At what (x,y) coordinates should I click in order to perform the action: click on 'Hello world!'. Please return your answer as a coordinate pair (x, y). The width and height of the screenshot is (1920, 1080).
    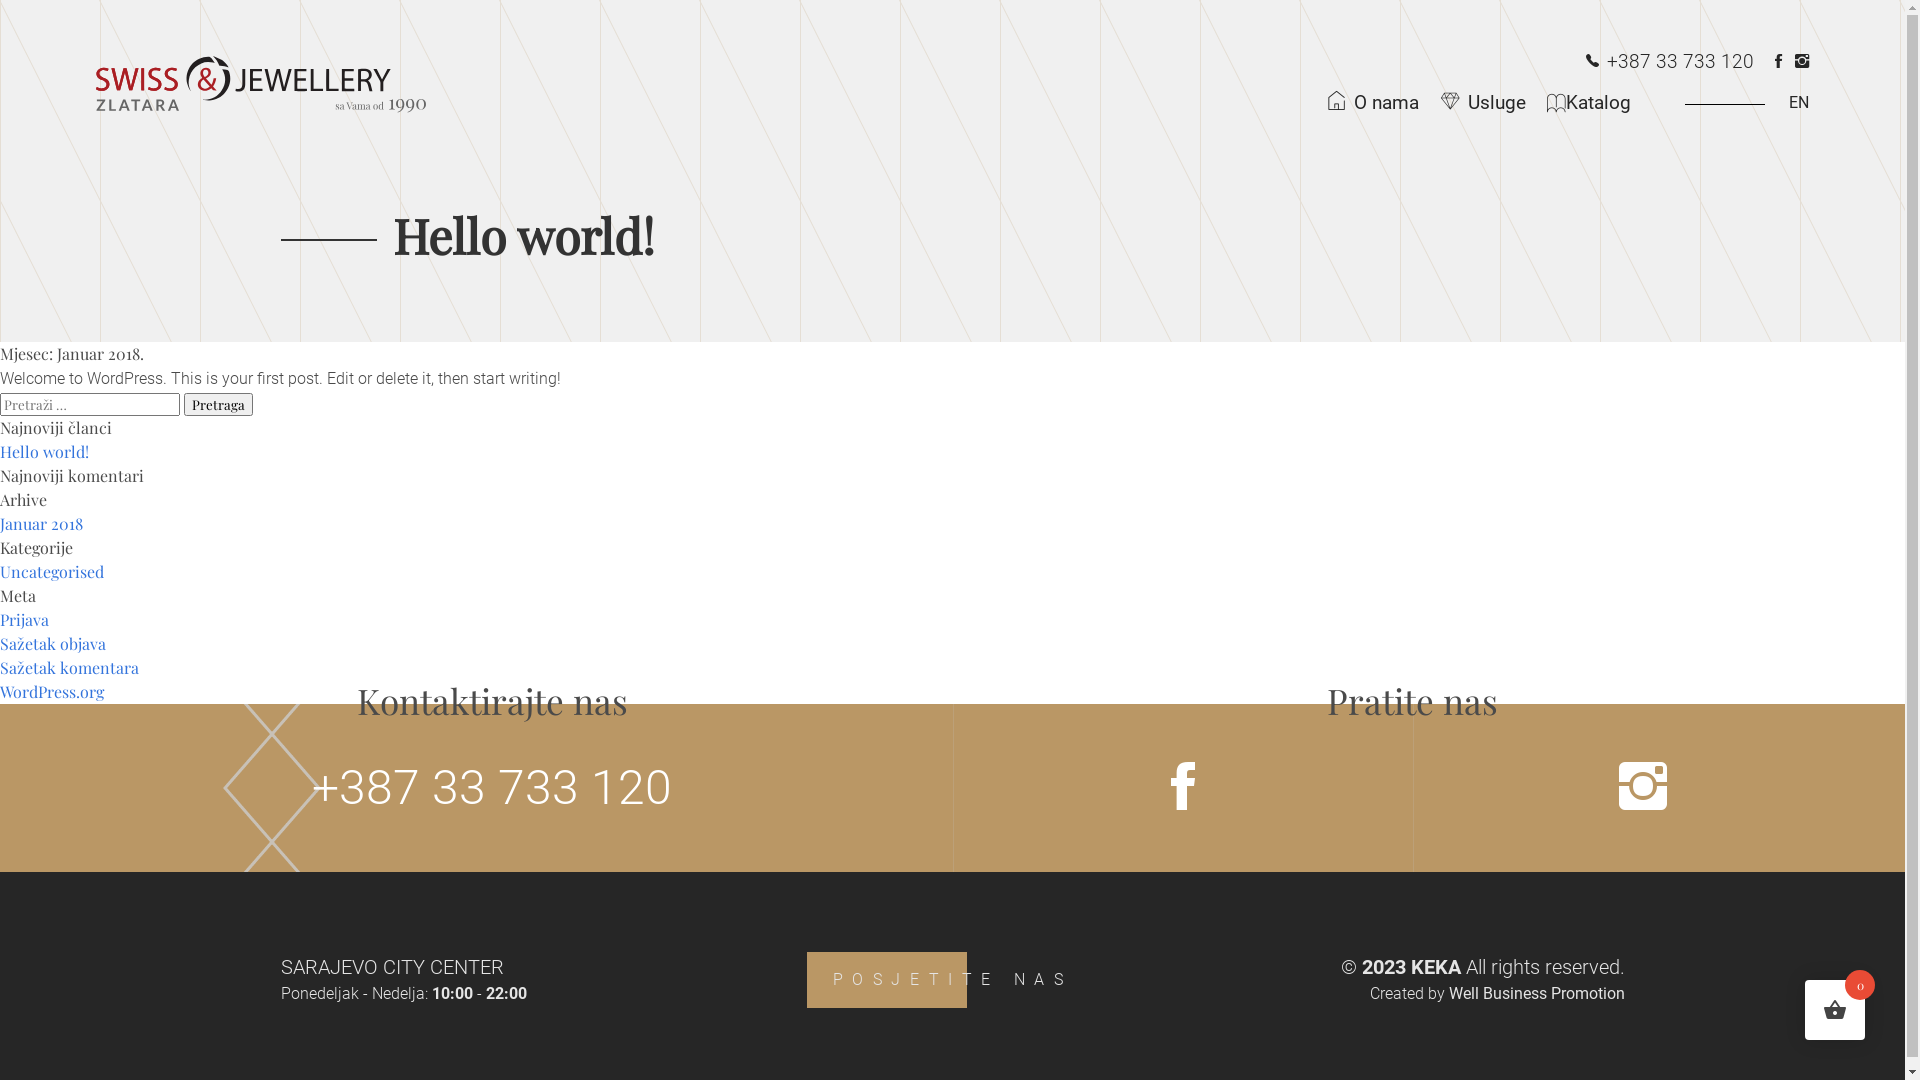
    Looking at the image, I should click on (44, 451).